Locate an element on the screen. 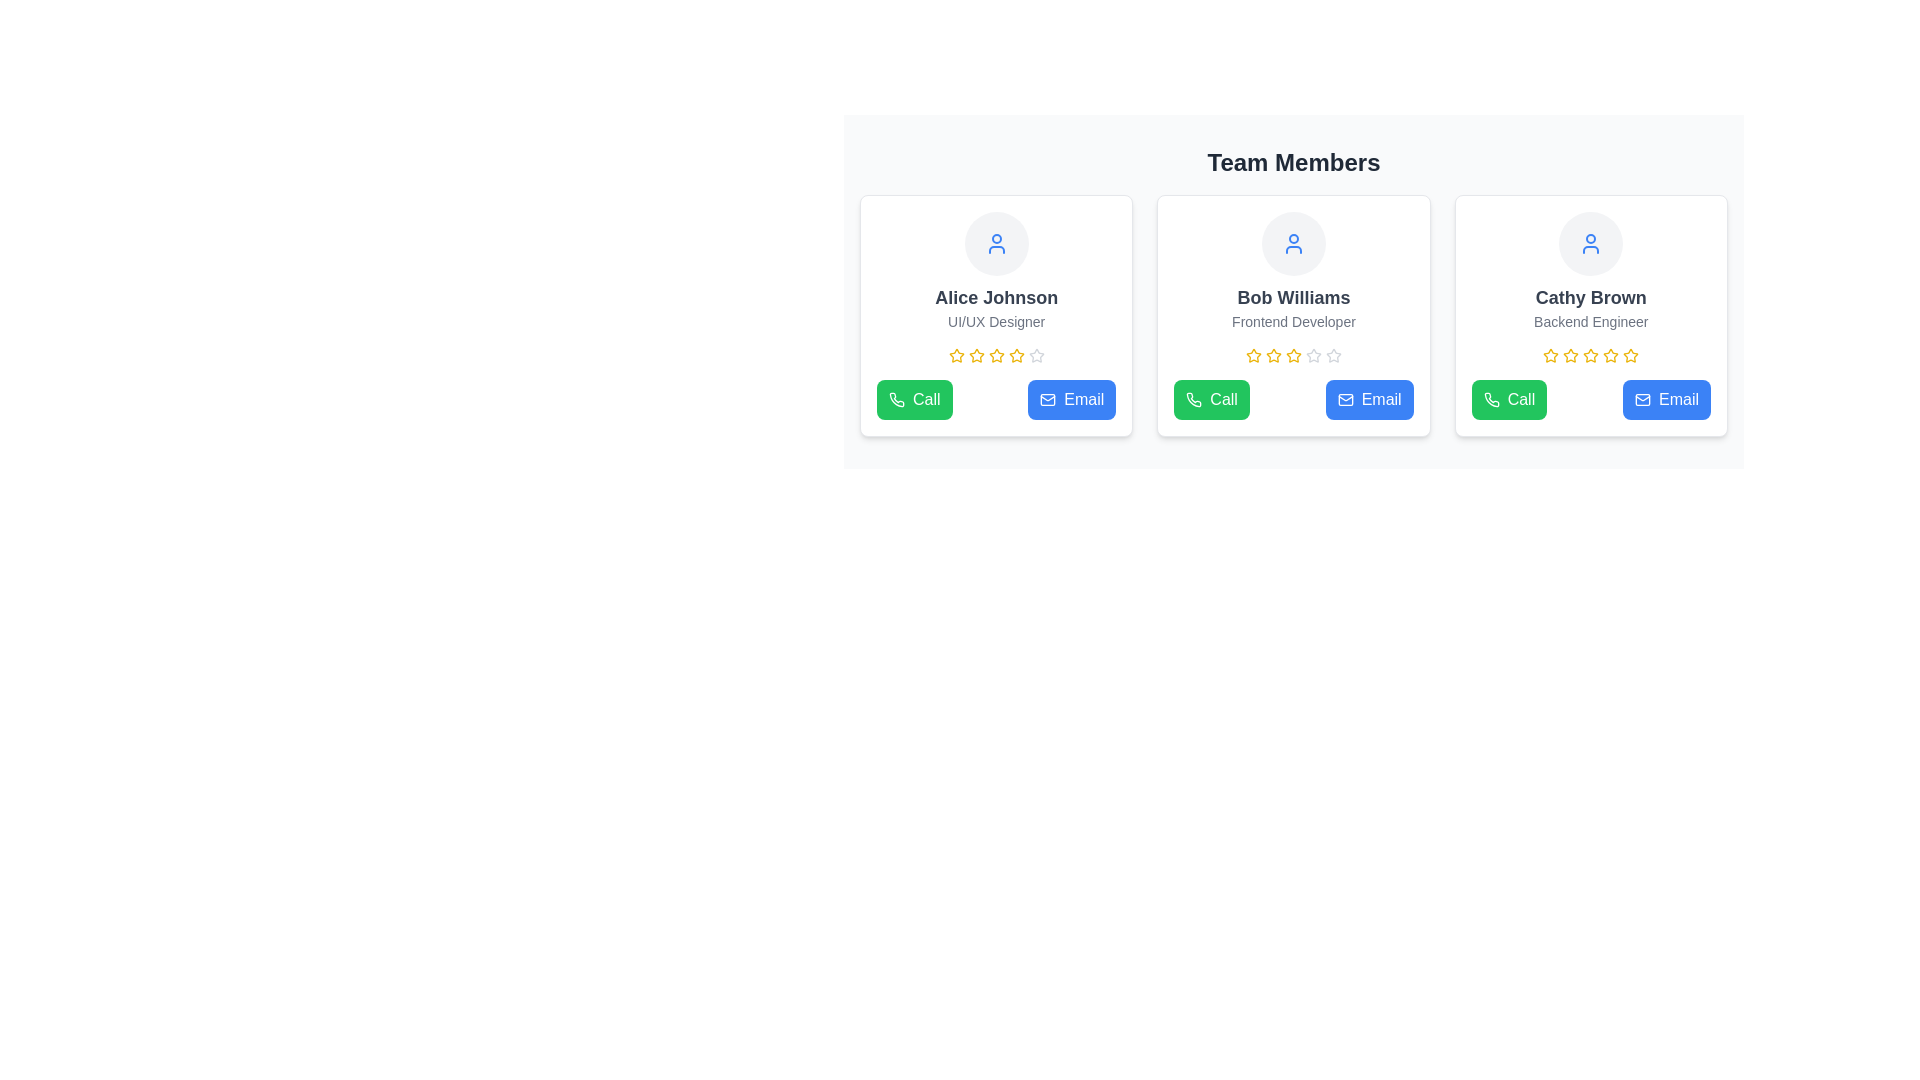  the second yellow star icon in the rating system under the 'Bob Williams - Frontend Developer' section of the profile card is located at coordinates (1252, 354).